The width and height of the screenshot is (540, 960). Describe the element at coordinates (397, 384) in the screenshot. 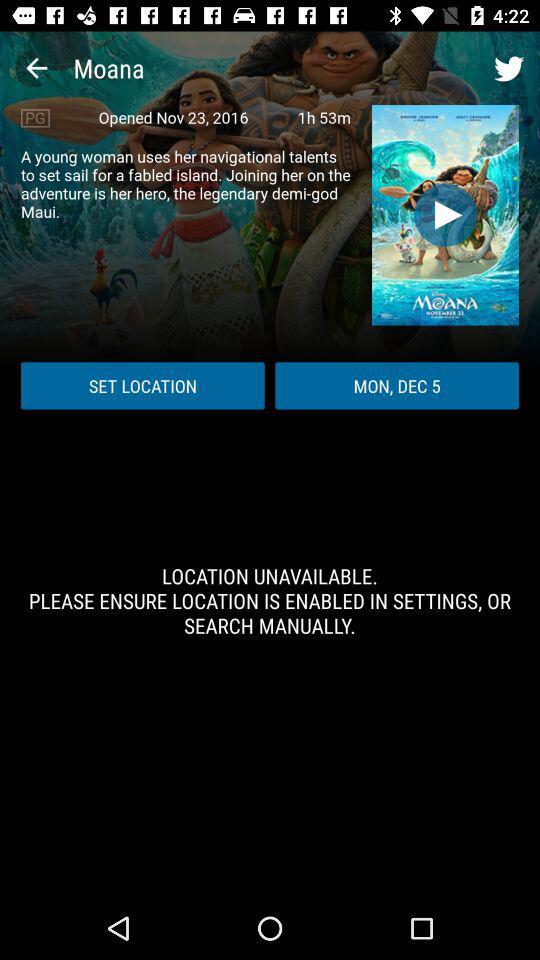

I see `mon, dec 5` at that location.